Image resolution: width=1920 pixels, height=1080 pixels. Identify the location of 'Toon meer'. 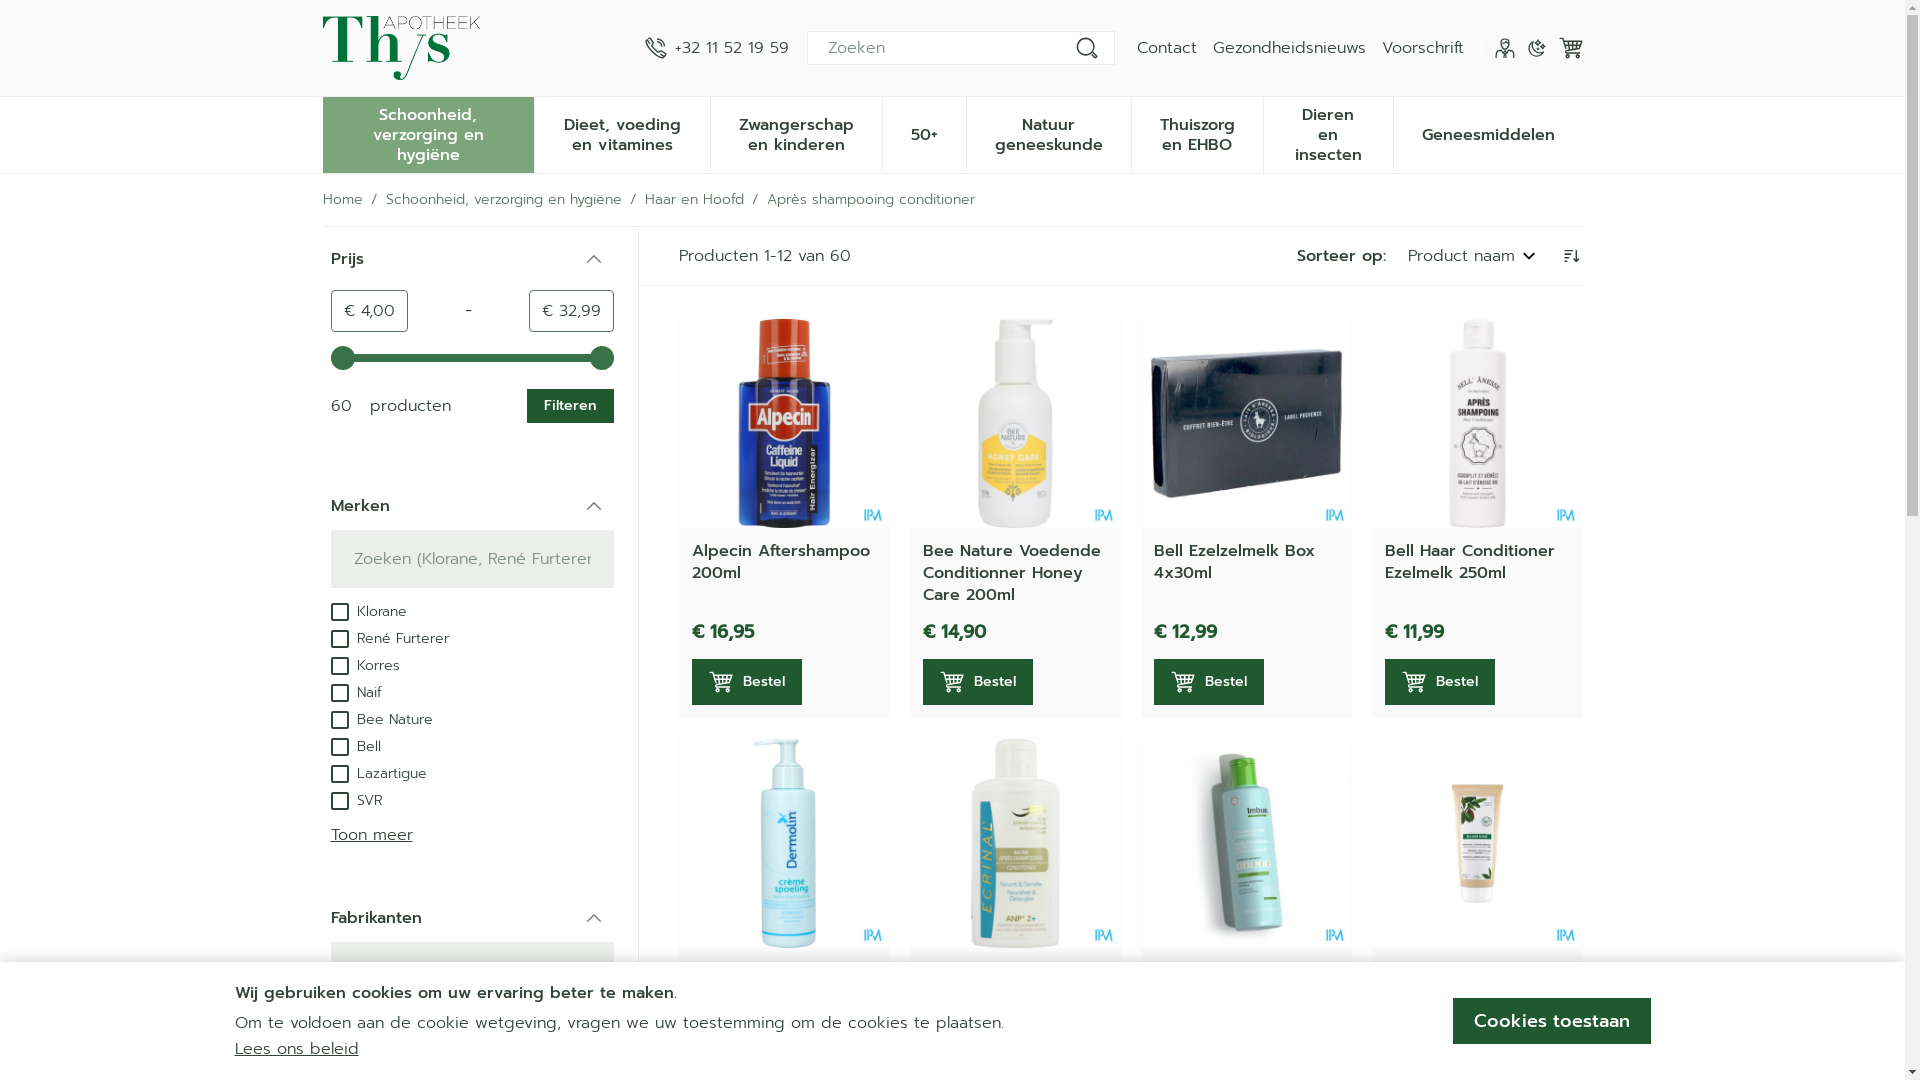
(370, 834).